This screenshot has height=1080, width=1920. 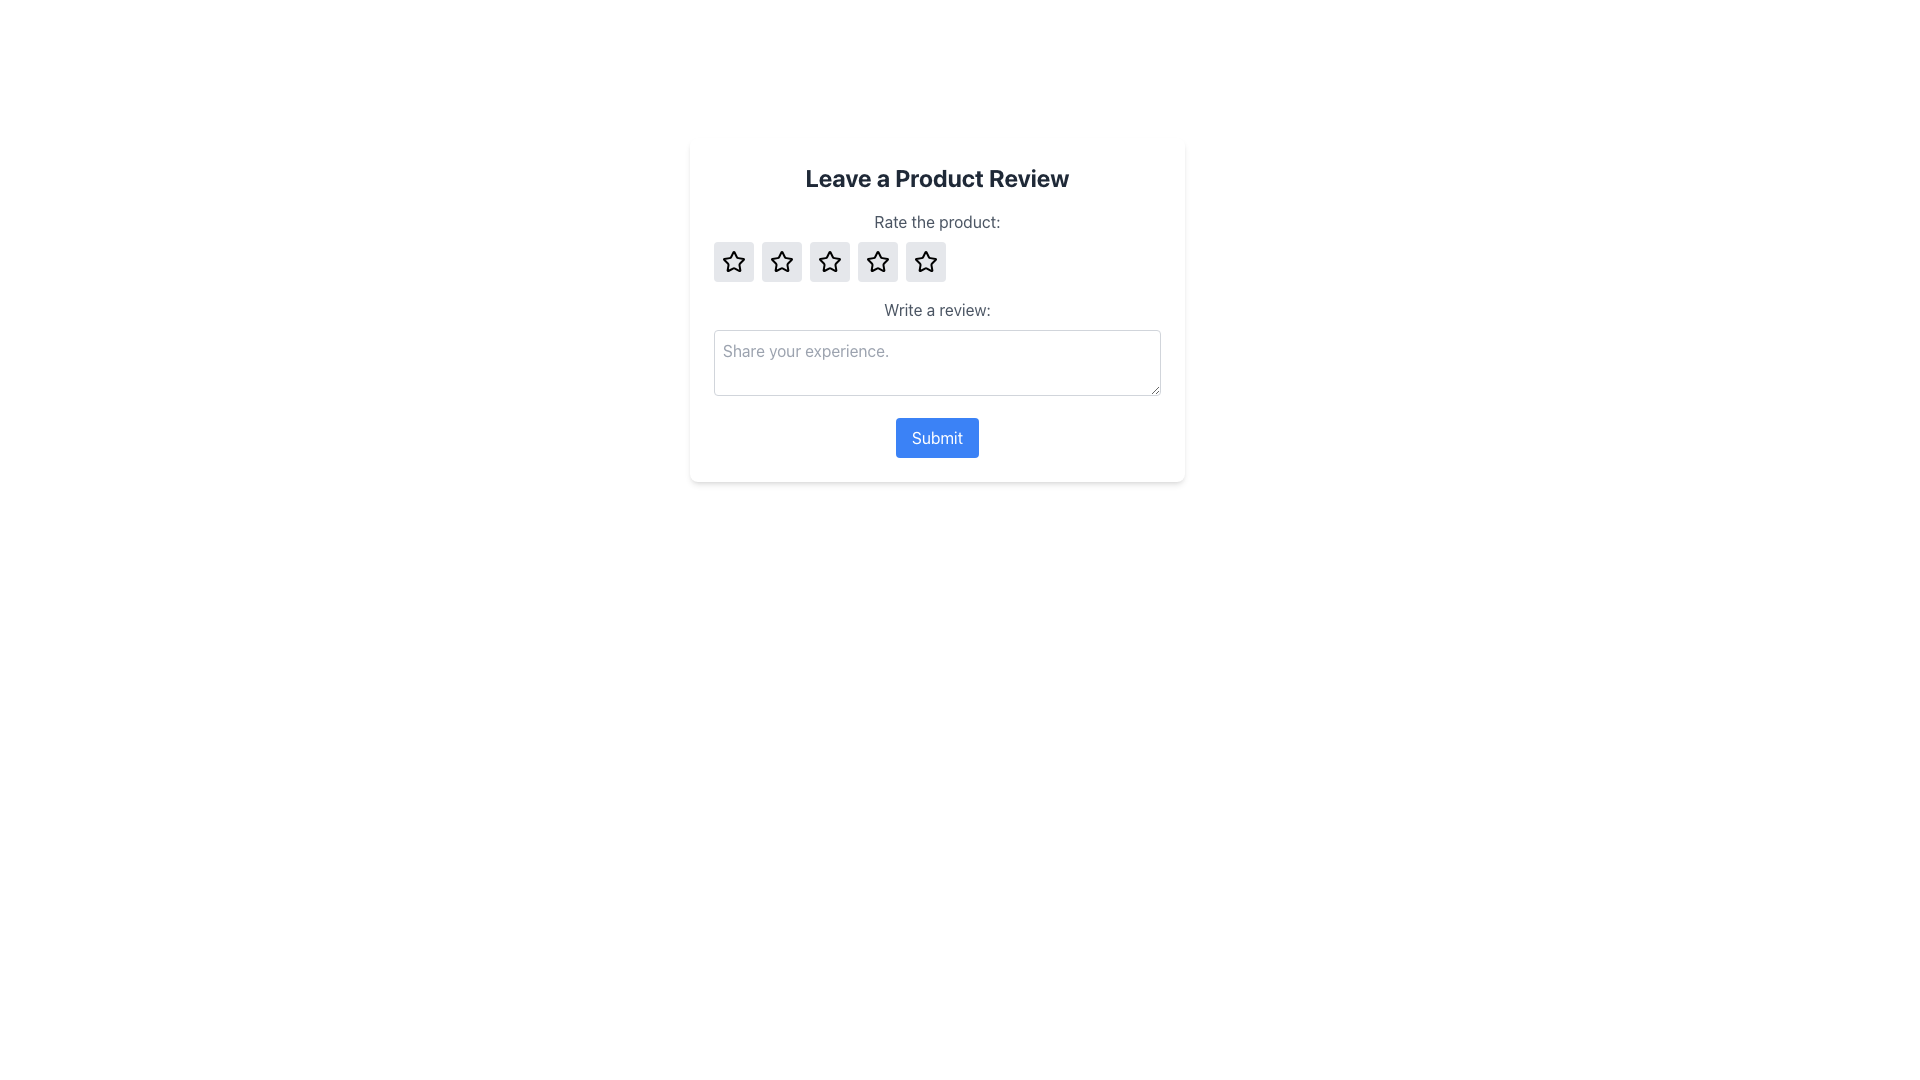 I want to click on the first star icon in the horizontal row of rating stars located in the 'Leave a Product Review' section to provide feedback, so click(x=733, y=261).